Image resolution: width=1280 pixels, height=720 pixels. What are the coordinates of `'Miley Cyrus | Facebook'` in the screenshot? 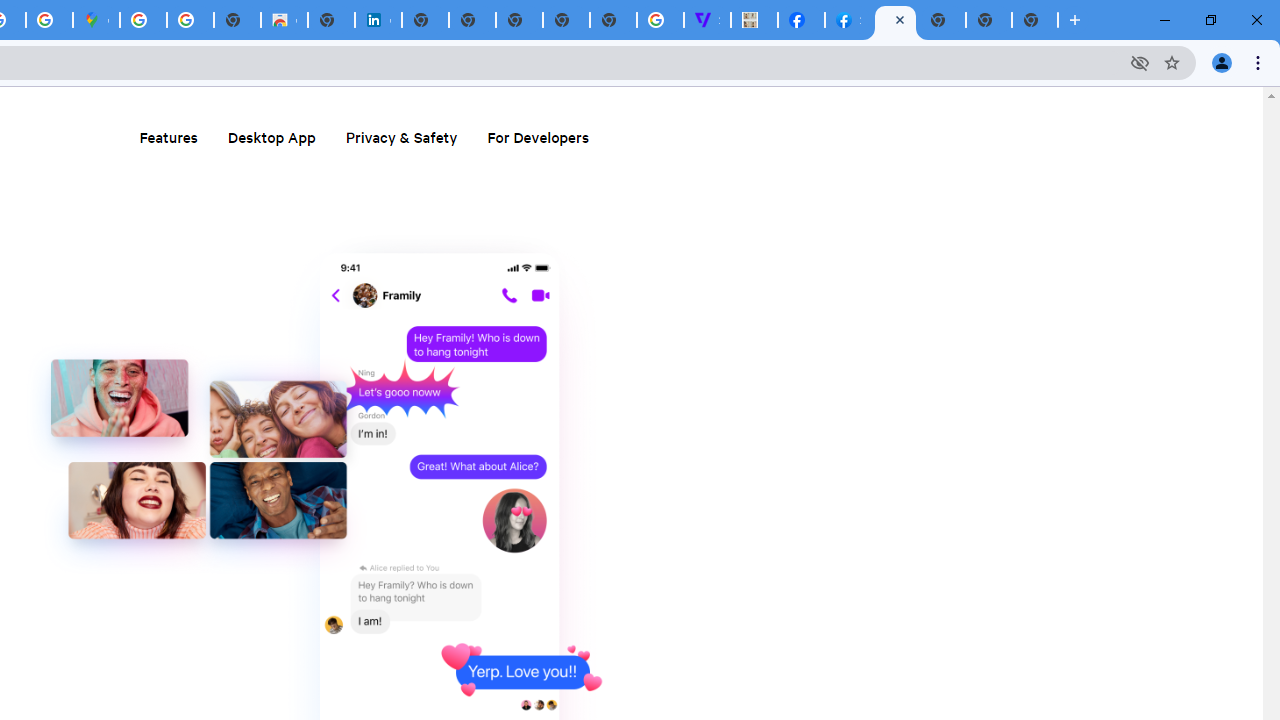 It's located at (801, 20).